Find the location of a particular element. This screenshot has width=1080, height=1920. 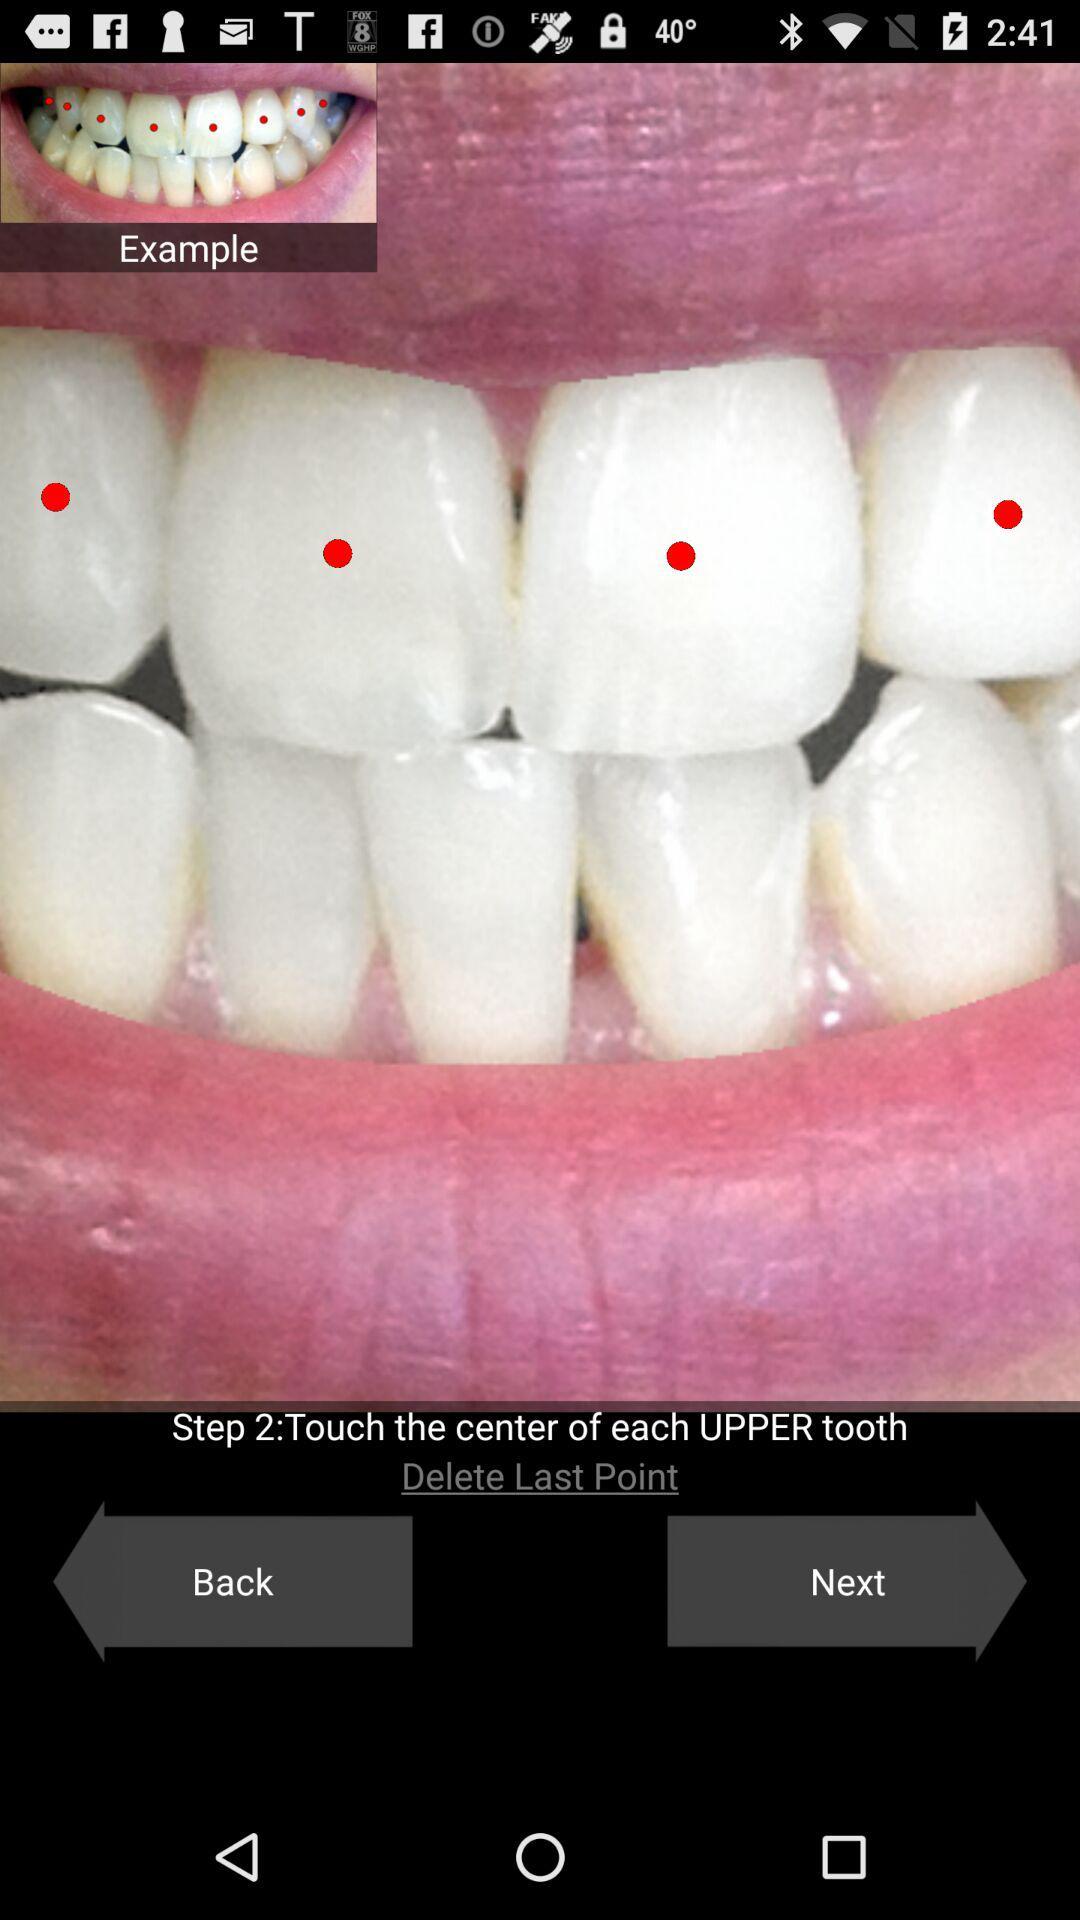

the app below the step 2 touch icon is located at coordinates (540, 1475).